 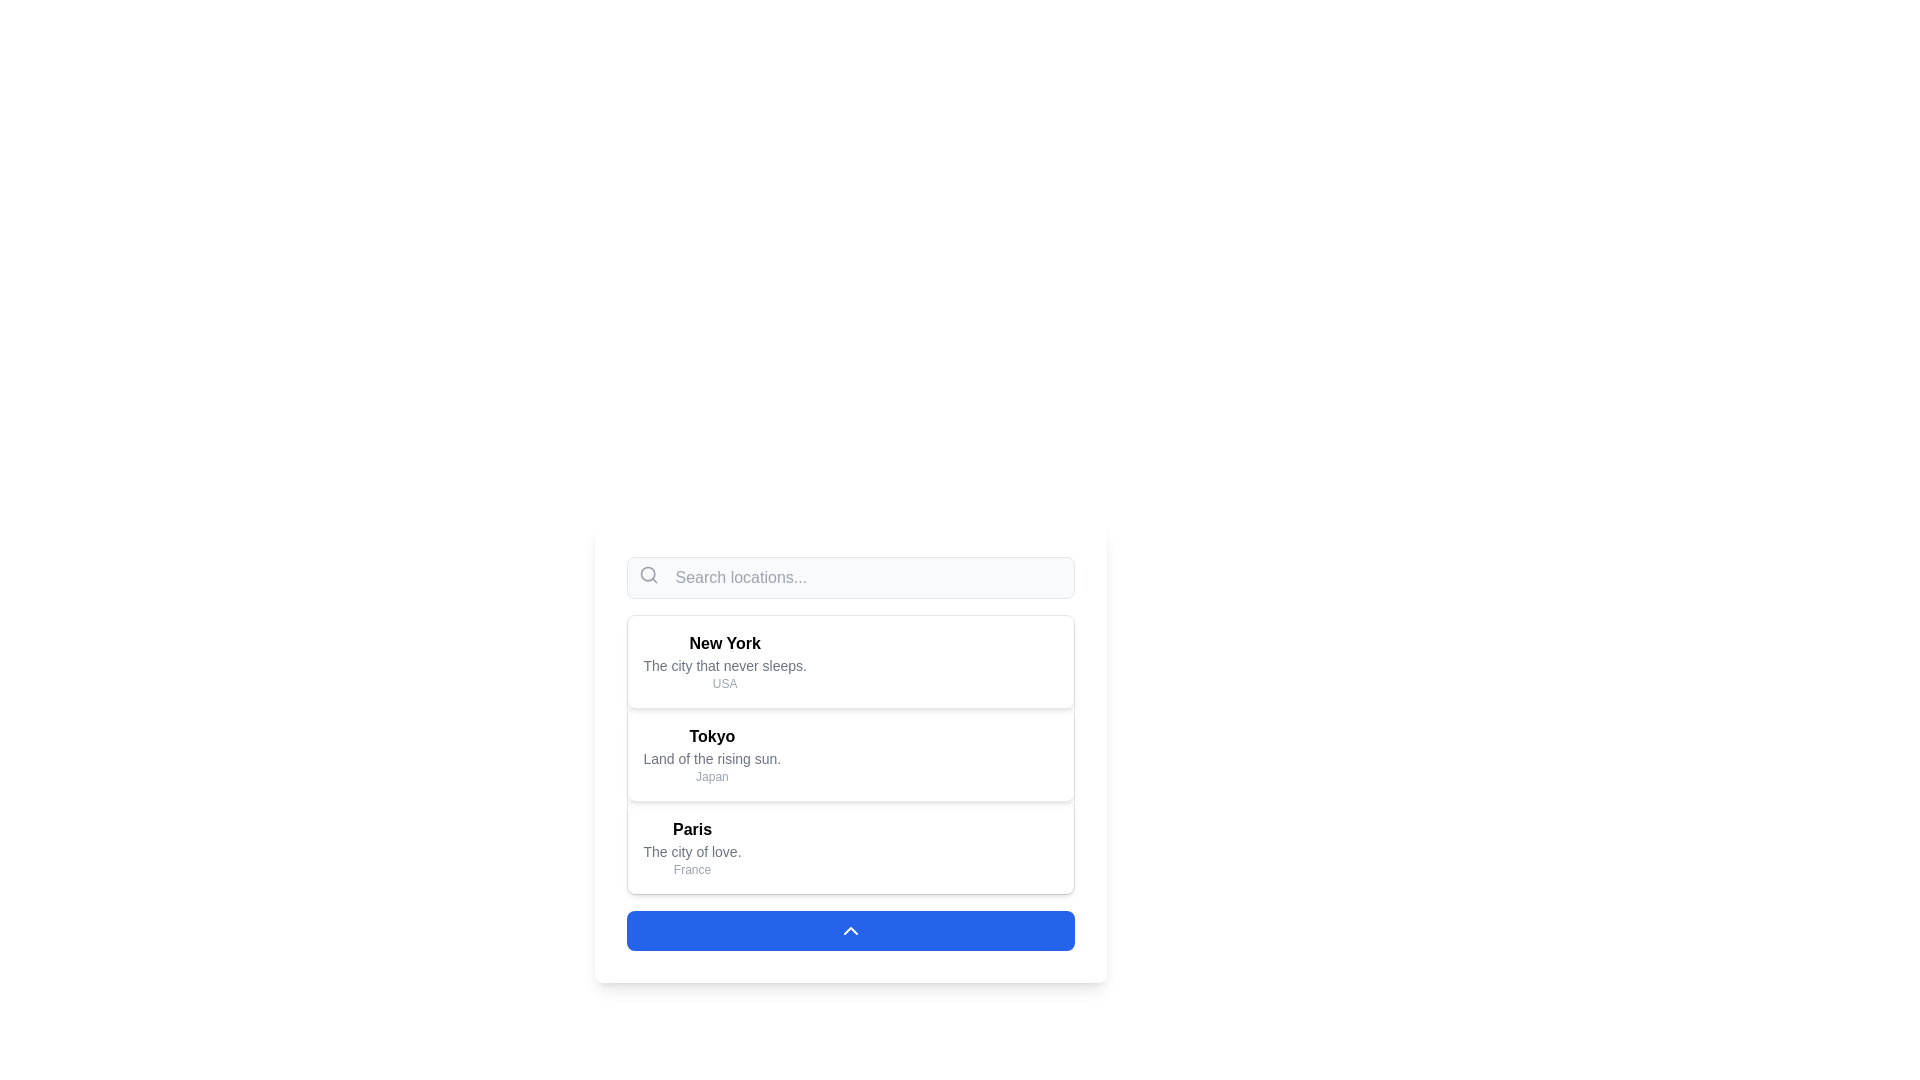 I want to click on the first list item entry for 'New York' which is located directly beneath the search bar and above other list items such as 'Tokyo' and 'Paris'. This item is distinct with clear spacing around it, so click(x=724, y=662).